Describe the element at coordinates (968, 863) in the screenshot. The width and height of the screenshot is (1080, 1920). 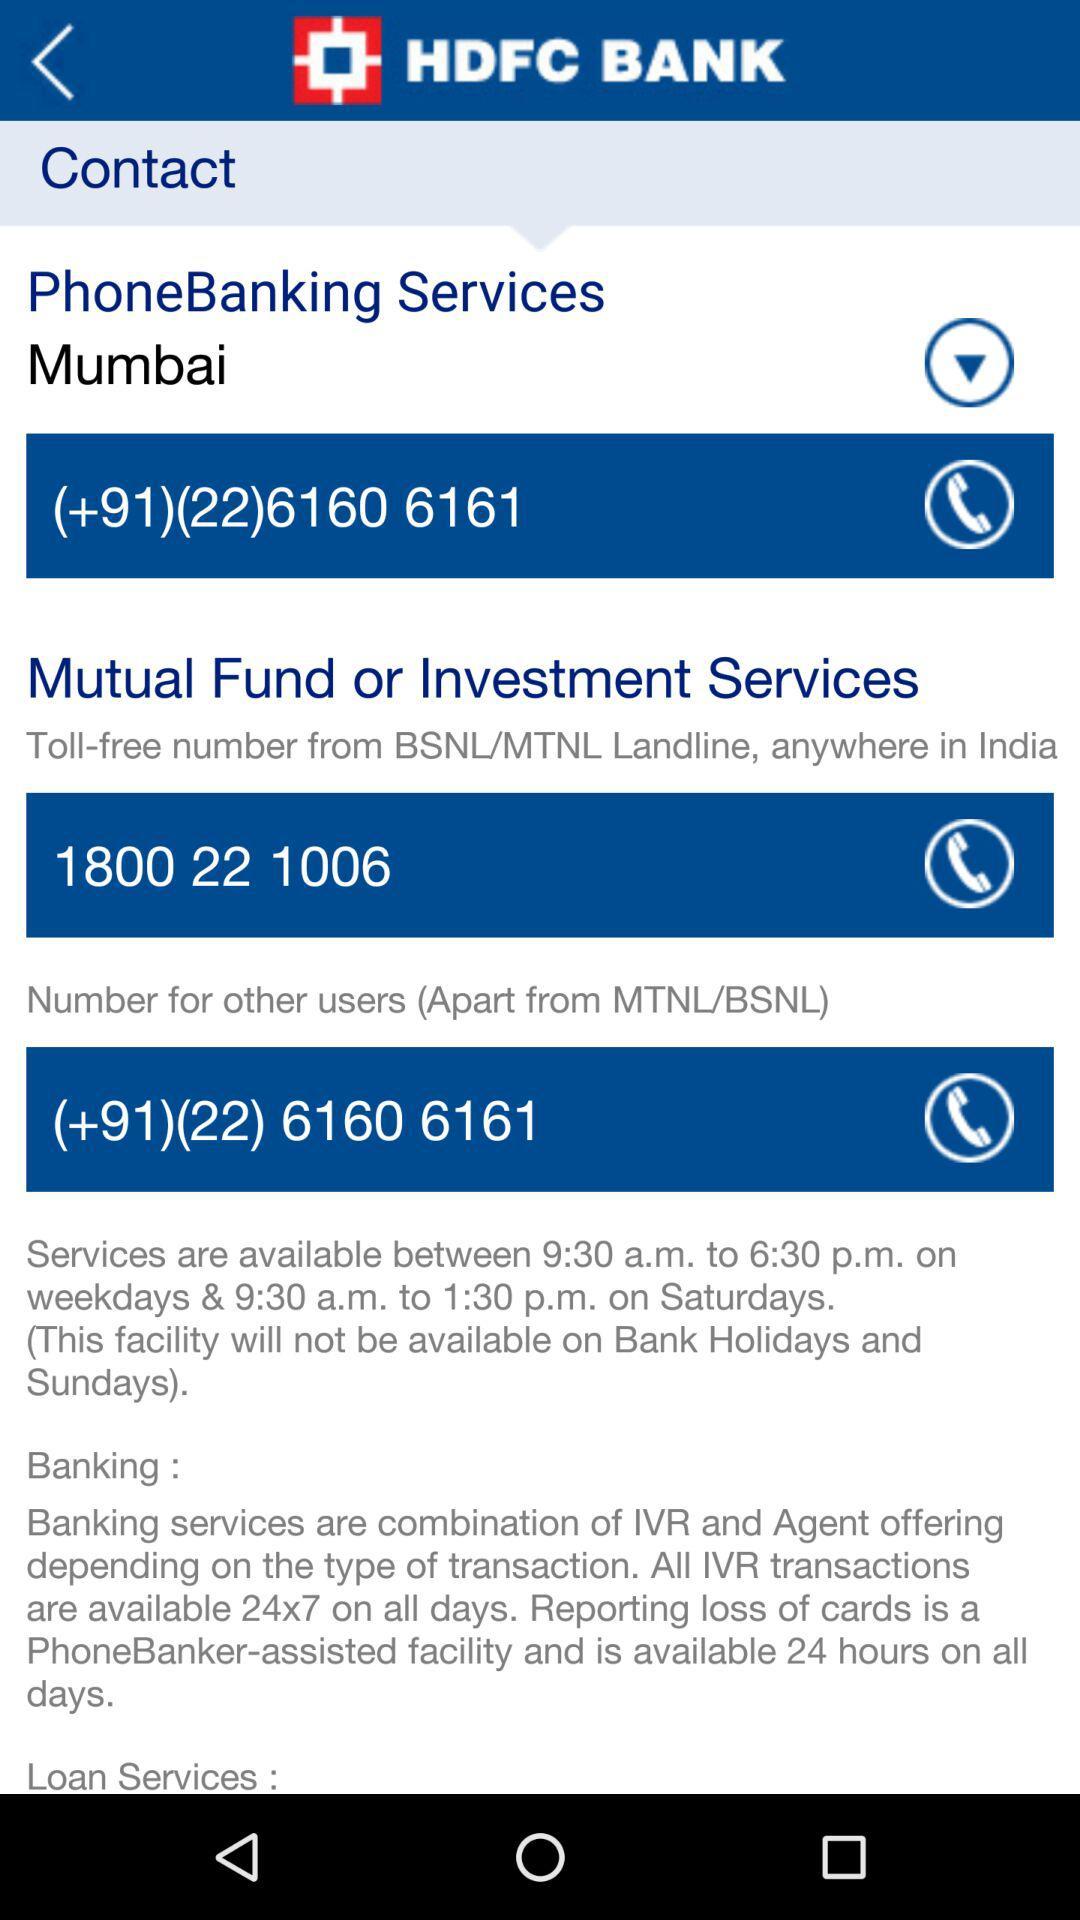
I see `call 1800 22 1006` at that location.